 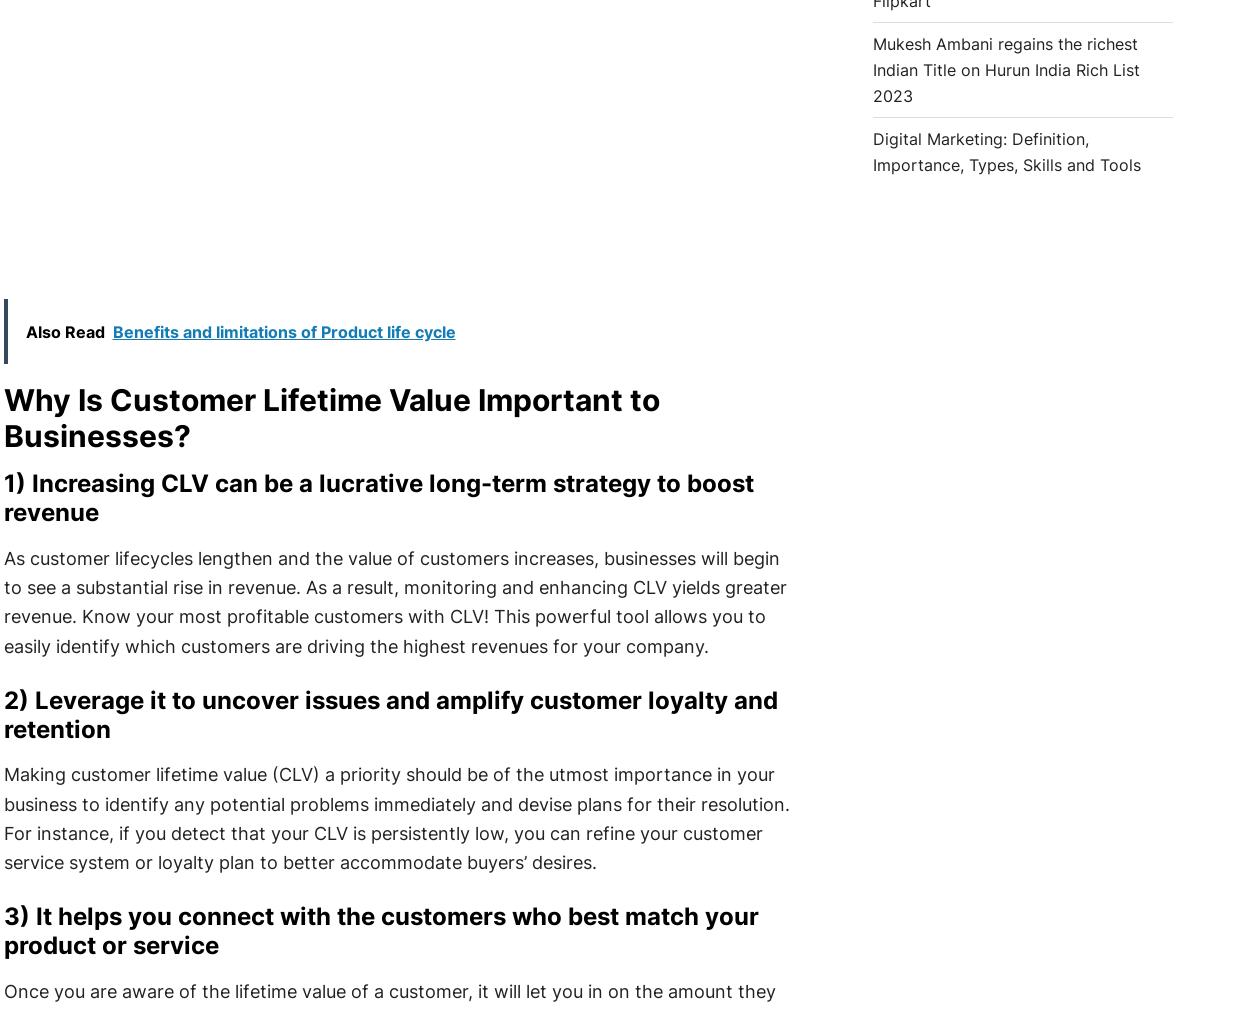 I want to click on 'Also Read', so click(x=63, y=330).